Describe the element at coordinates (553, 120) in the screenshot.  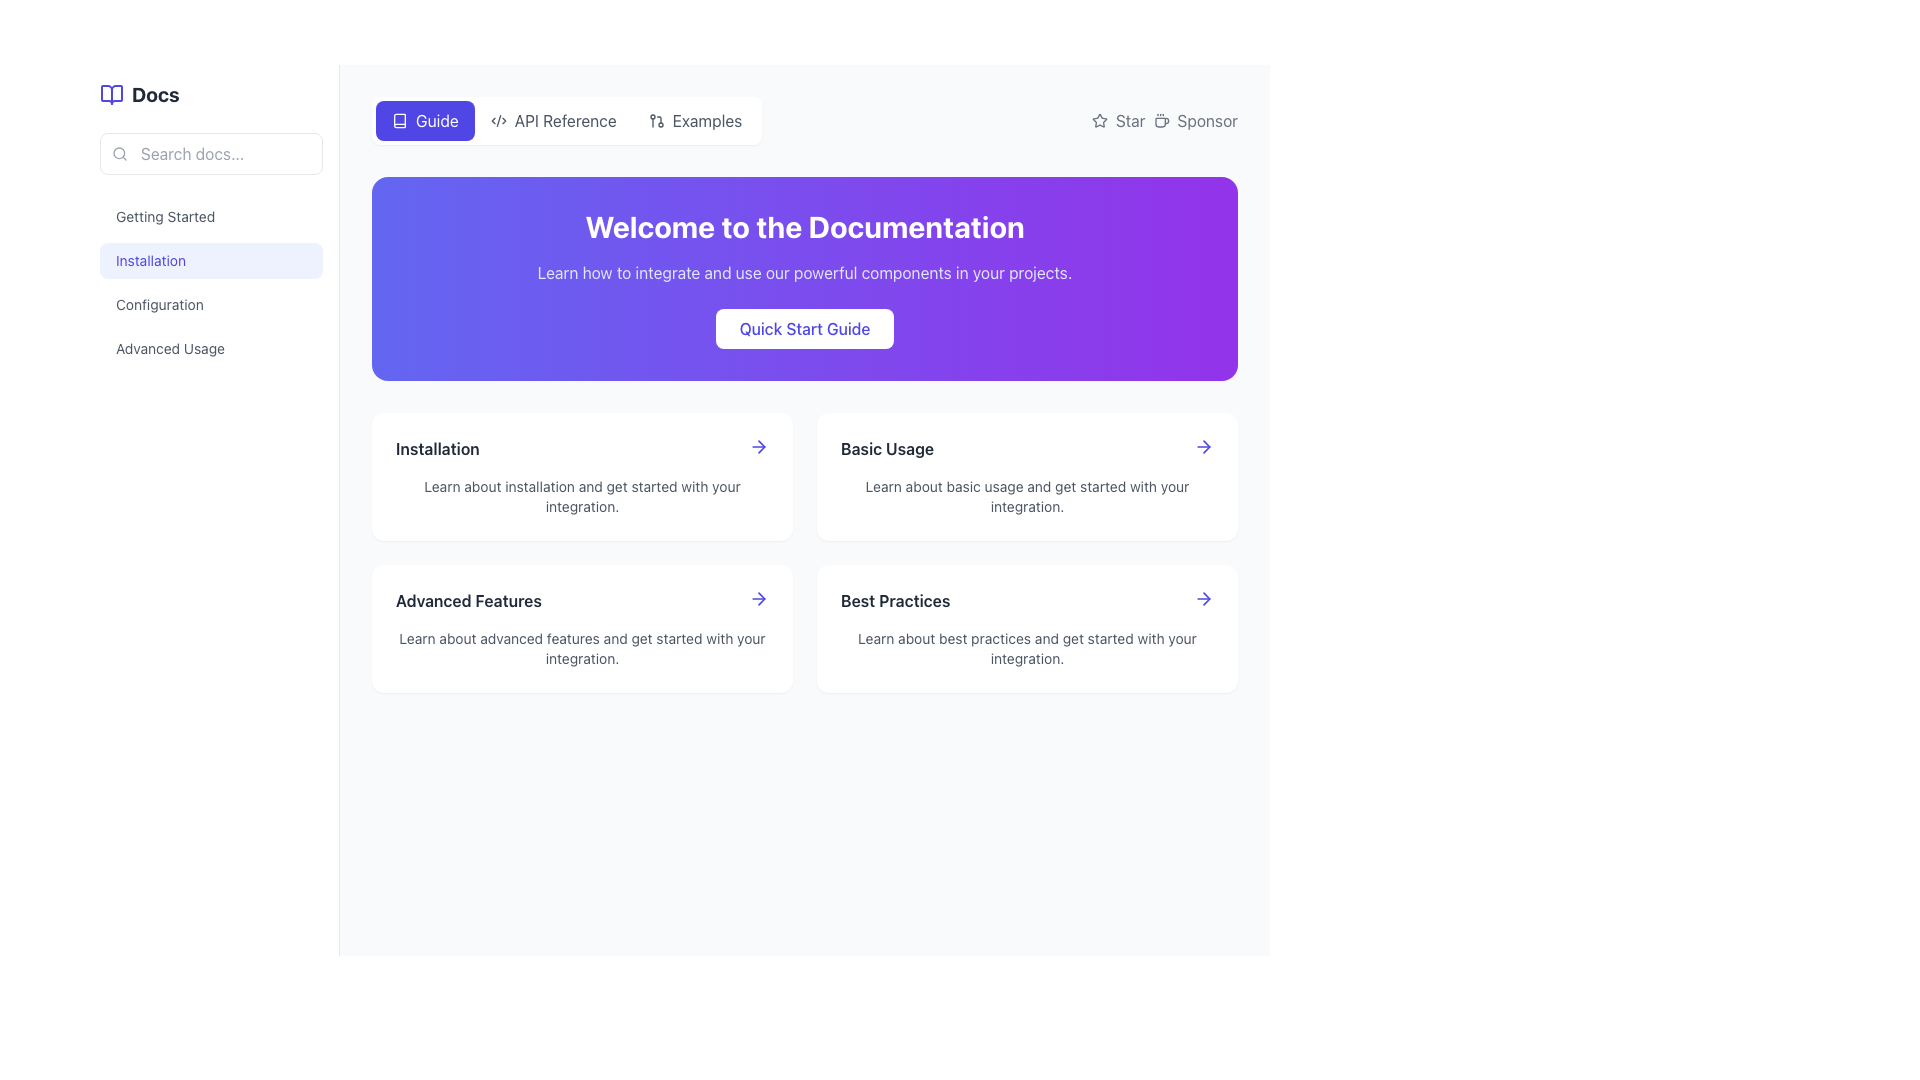
I see `the 'API Reference' button, which is the second button in the horizontal navigation bar at the top center of the interface, positioned between the 'Guide' button on the left and the 'Examples' button on the right` at that location.